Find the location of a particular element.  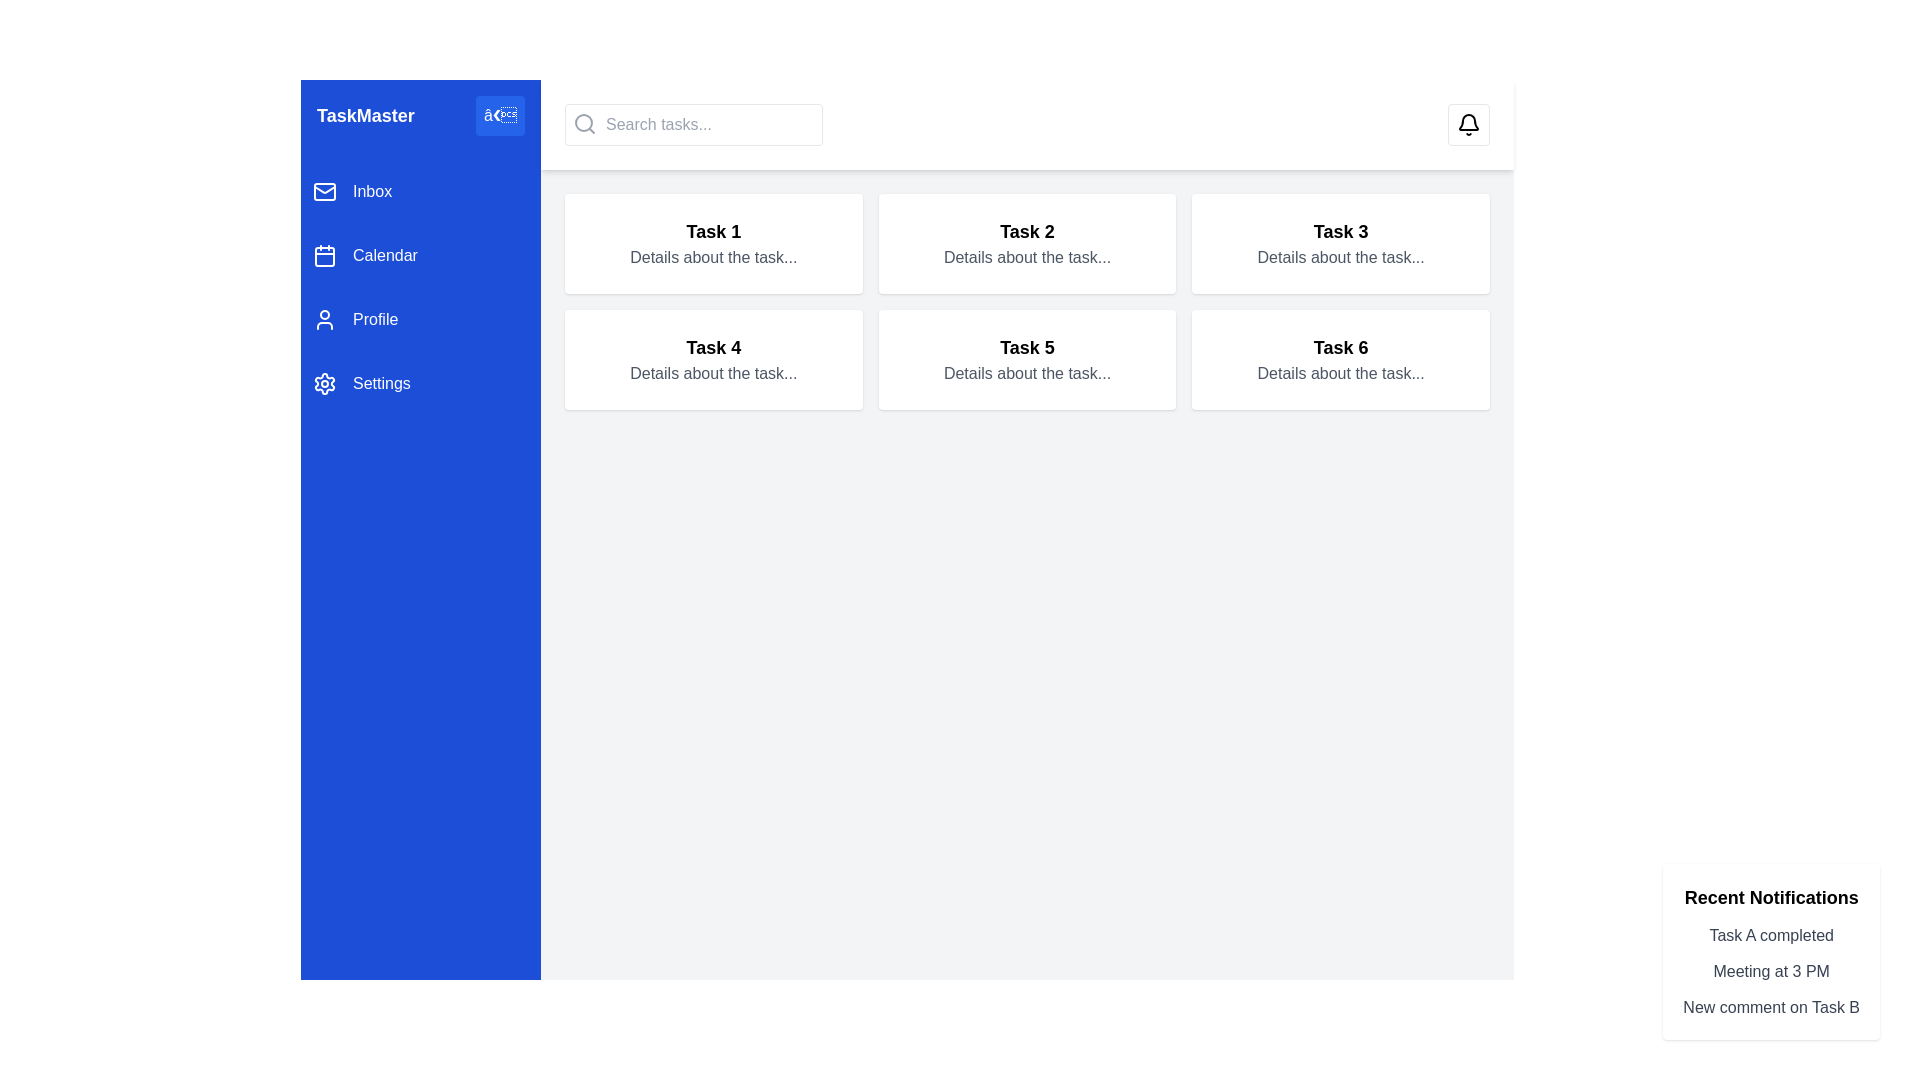

information displayed in the text label that says 'Task A completed', which is styled in gray color and located at the bottom-right corner of the interface within the notification section is located at coordinates (1771, 936).